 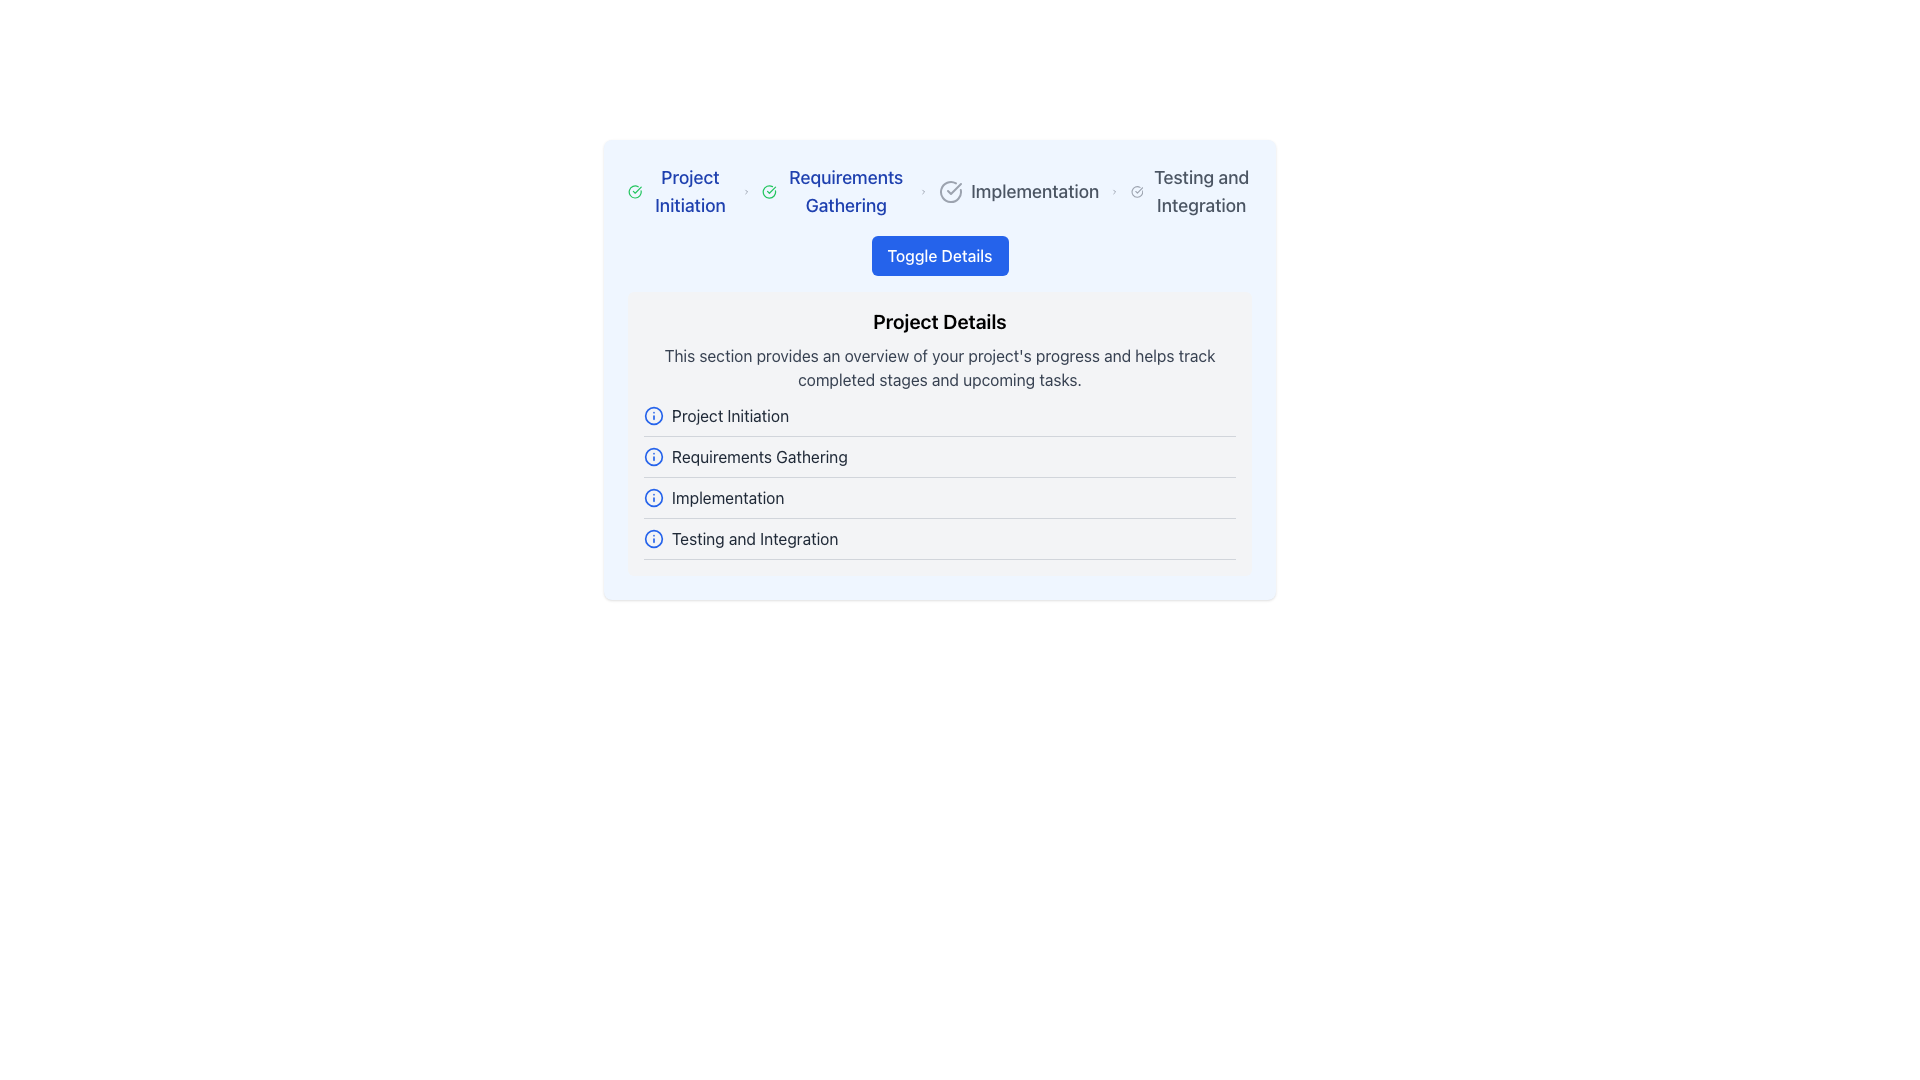 I want to click on SVG check icon styled with a green stroke located to the left of the text 'Project Initiation' by clicking on it, so click(x=634, y=192).